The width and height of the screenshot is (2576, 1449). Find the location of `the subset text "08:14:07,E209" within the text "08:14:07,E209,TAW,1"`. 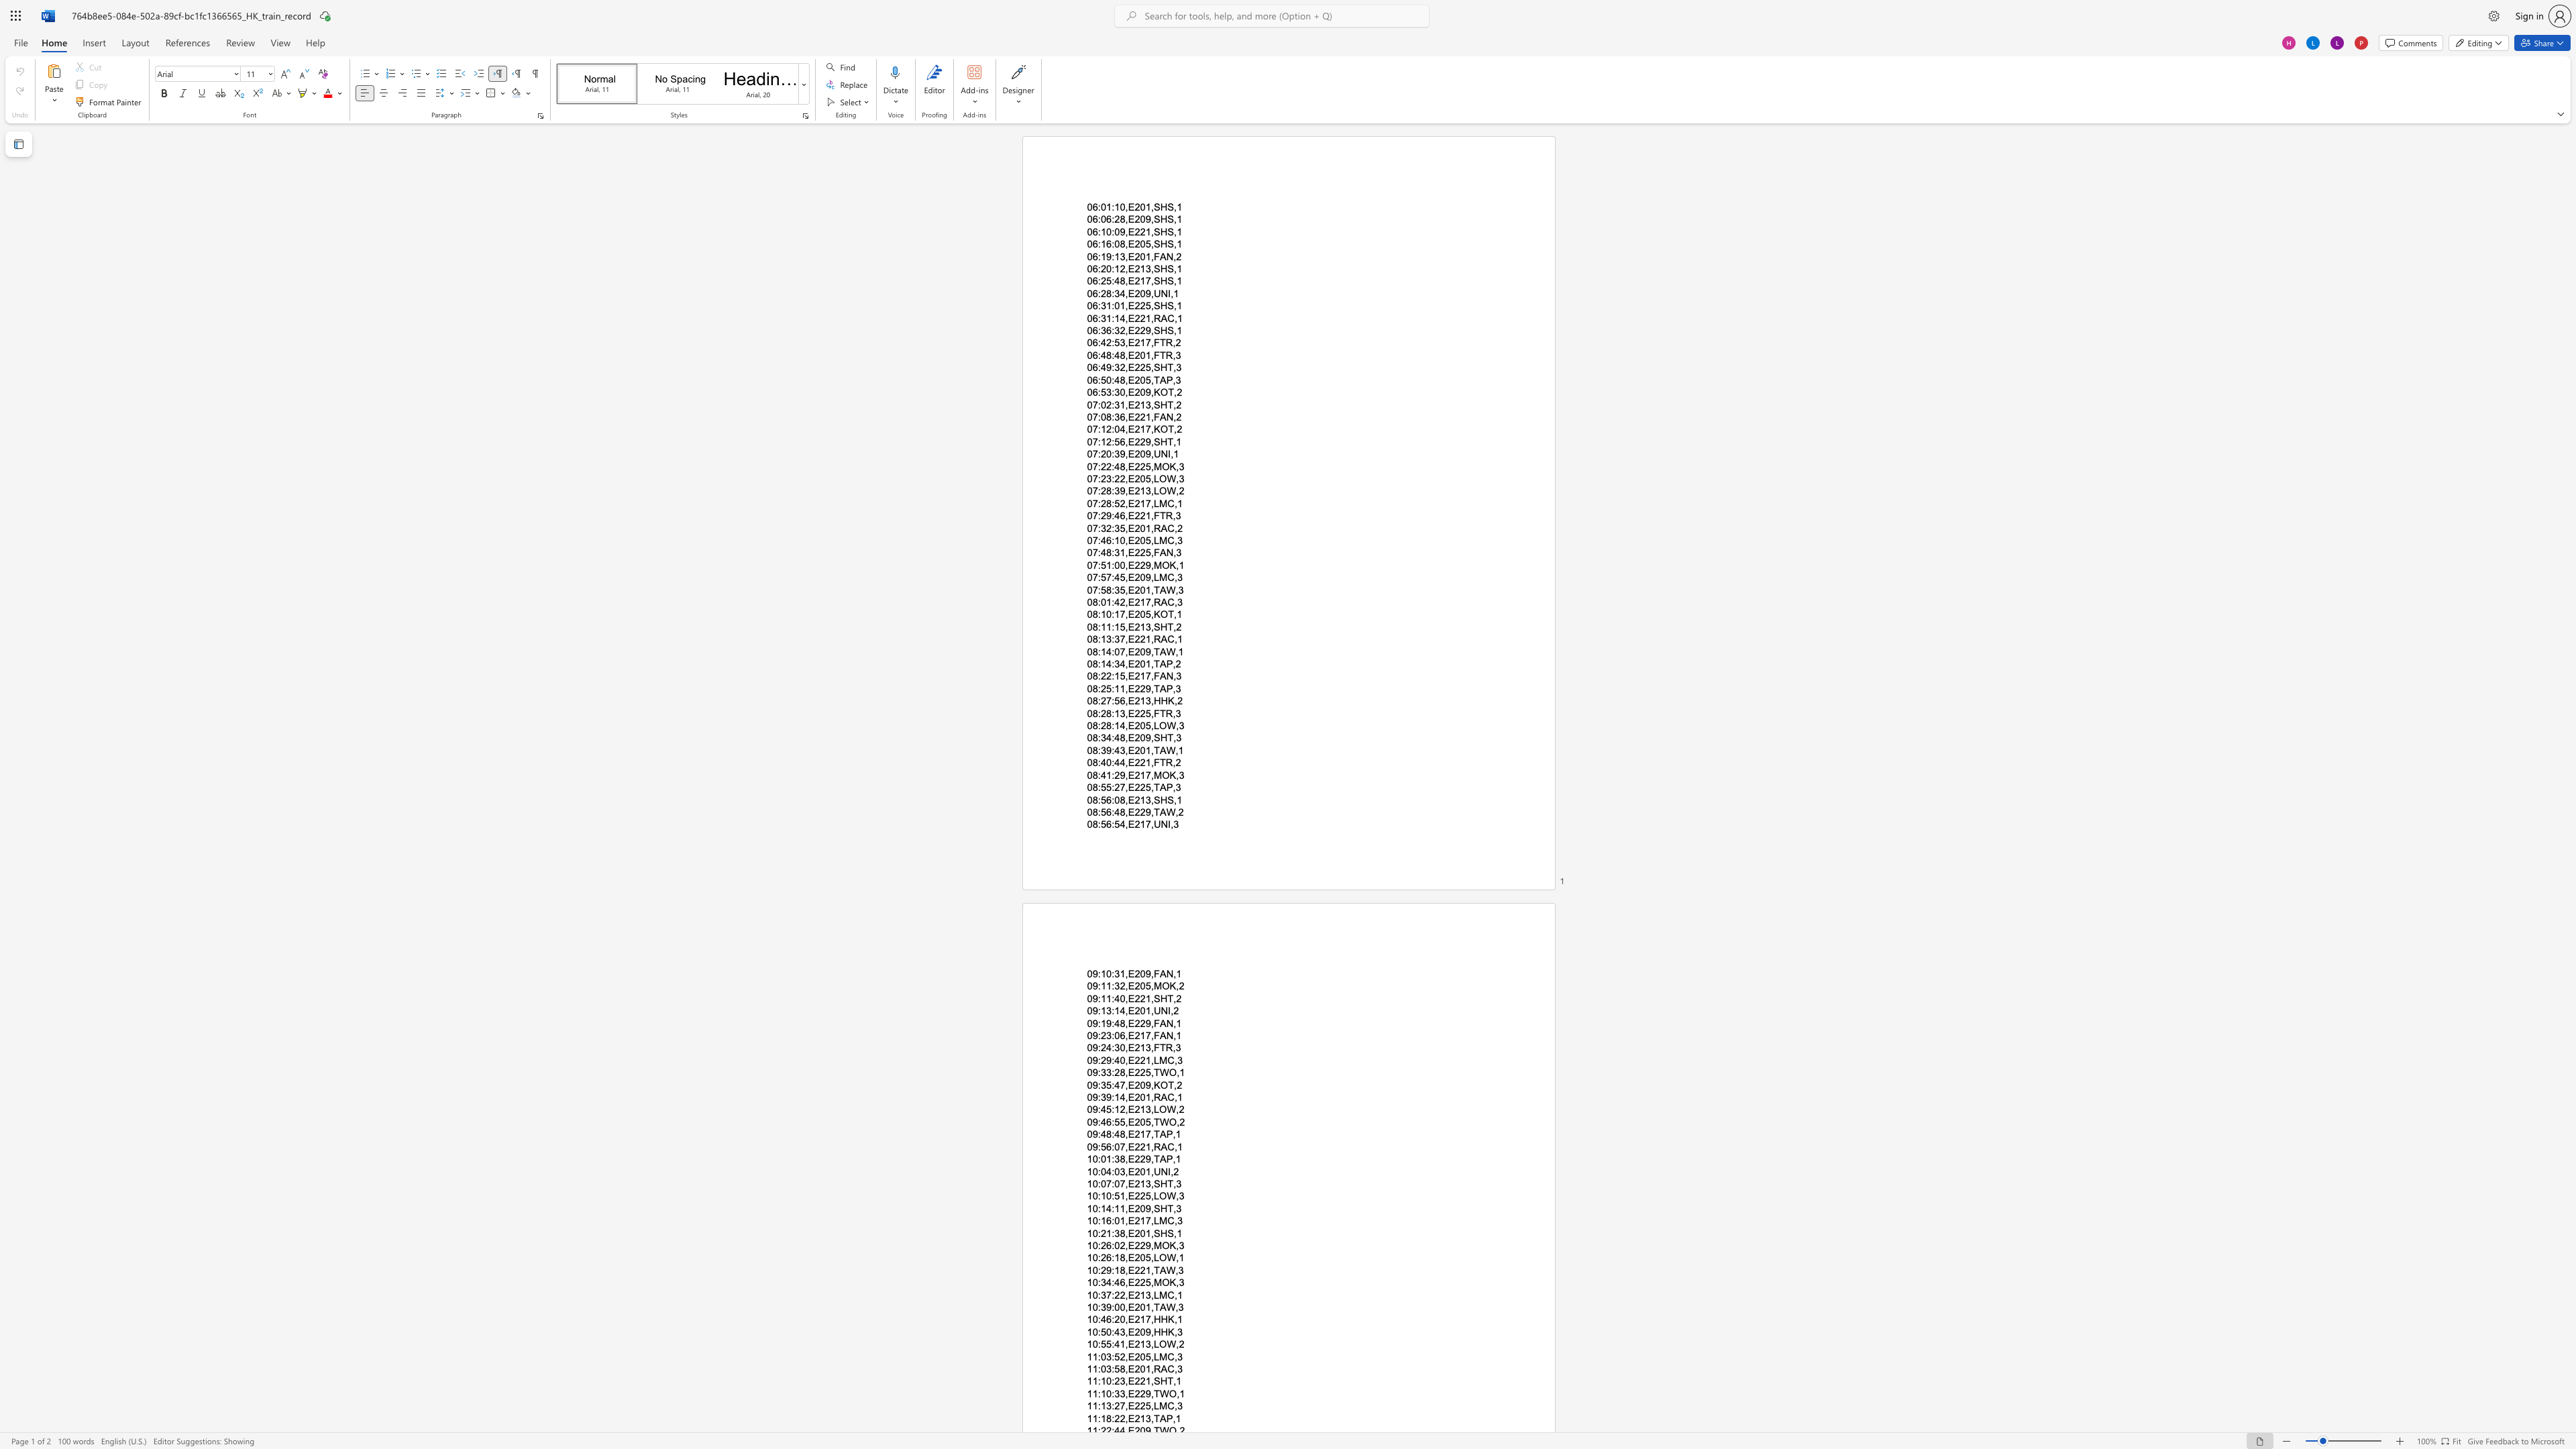

the subset text "08:14:07,E209" within the text "08:14:07,E209,TAW,1" is located at coordinates (1087, 651).